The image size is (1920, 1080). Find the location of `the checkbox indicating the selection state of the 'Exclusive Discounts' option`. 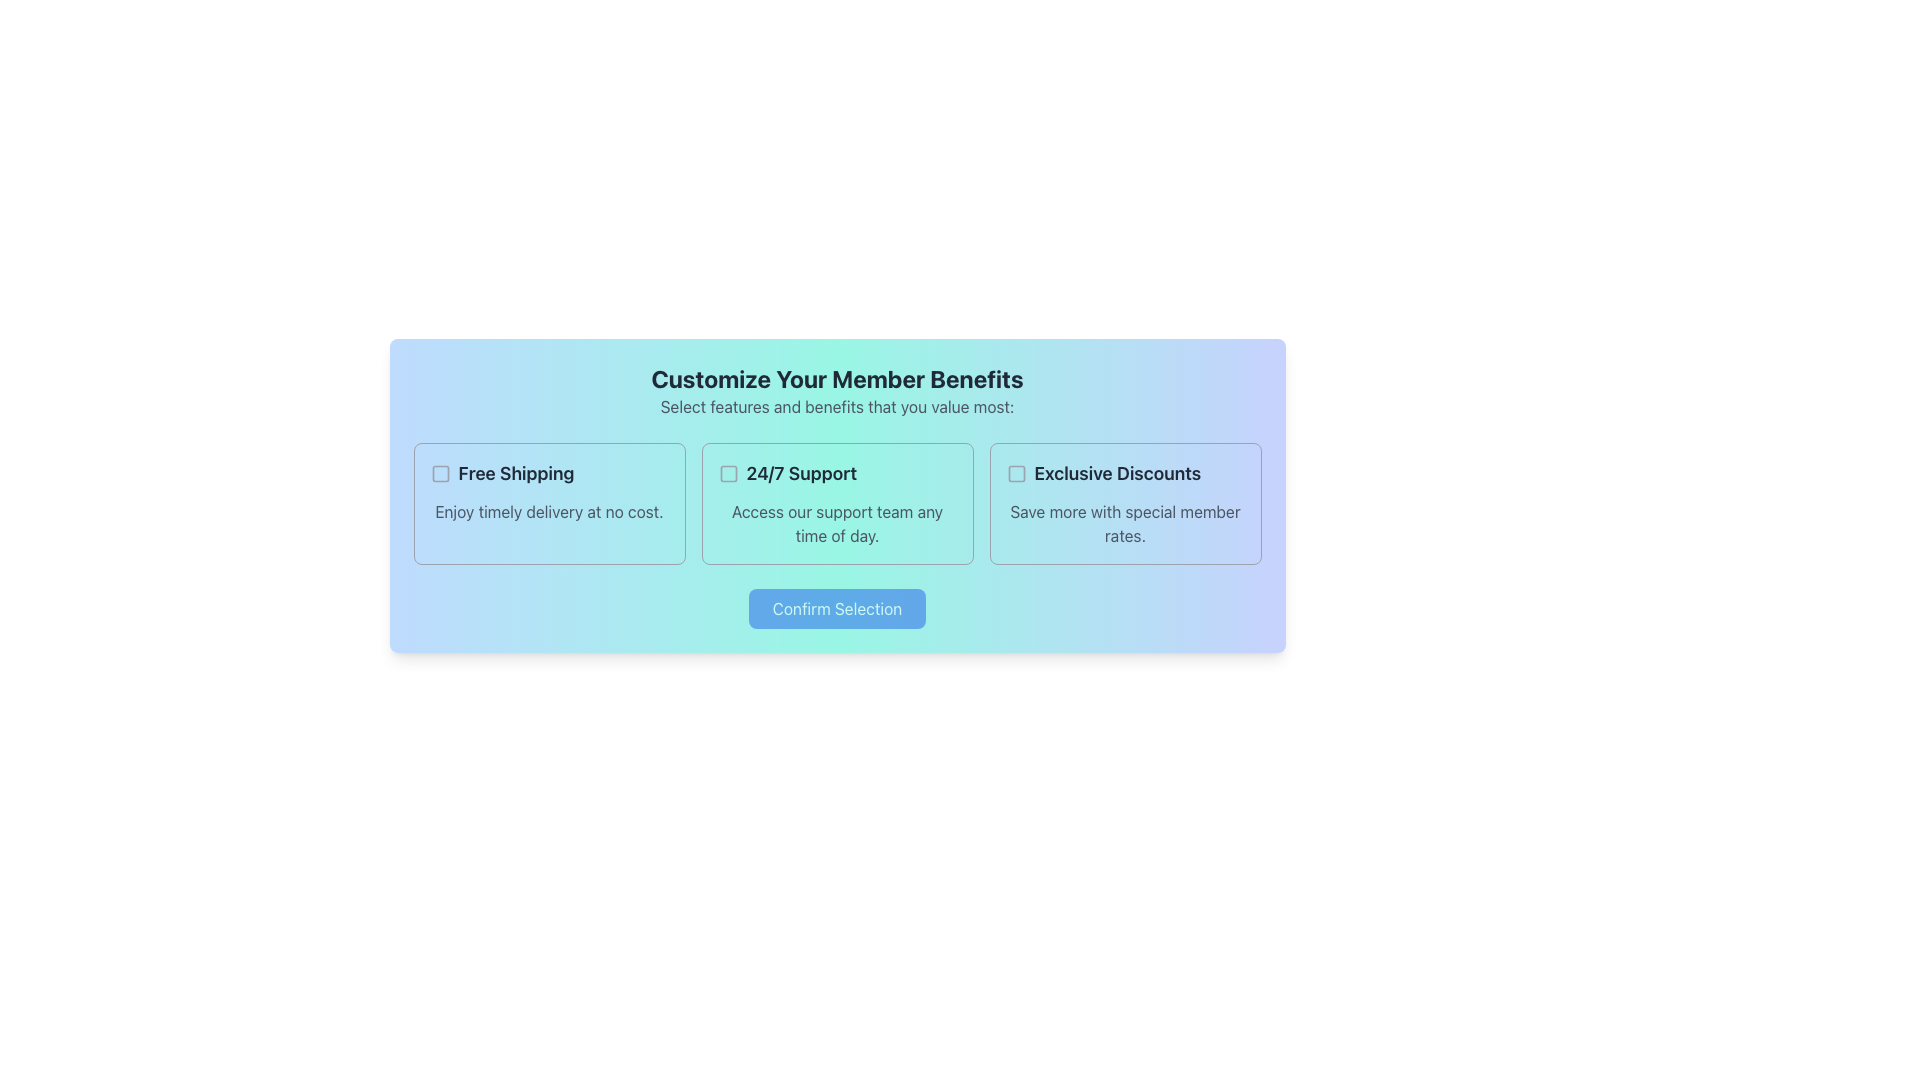

the checkbox indicating the selection state of the 'Exclusive Discounts' option is located at coordinates (1016, 474).